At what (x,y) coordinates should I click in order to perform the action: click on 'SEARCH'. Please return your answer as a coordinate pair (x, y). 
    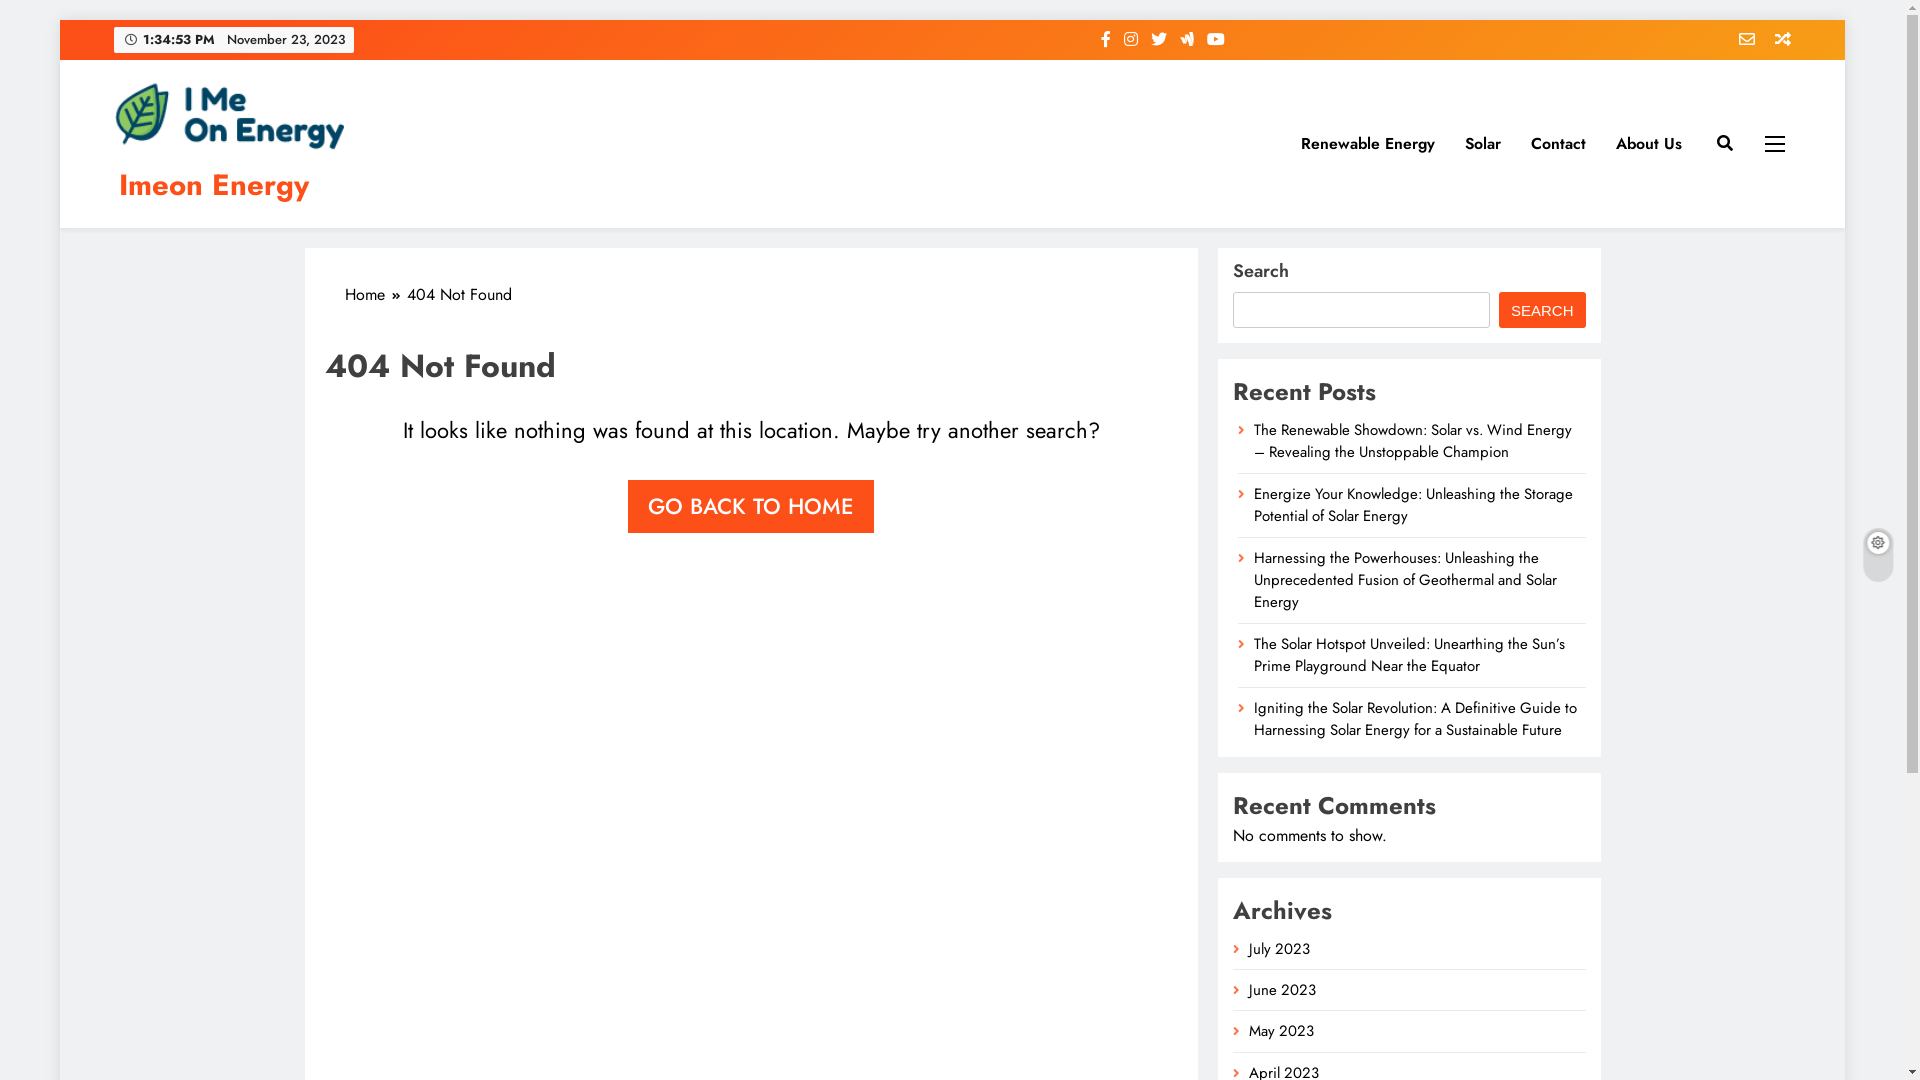
    Looking at the image, I should click on (1541, 309).